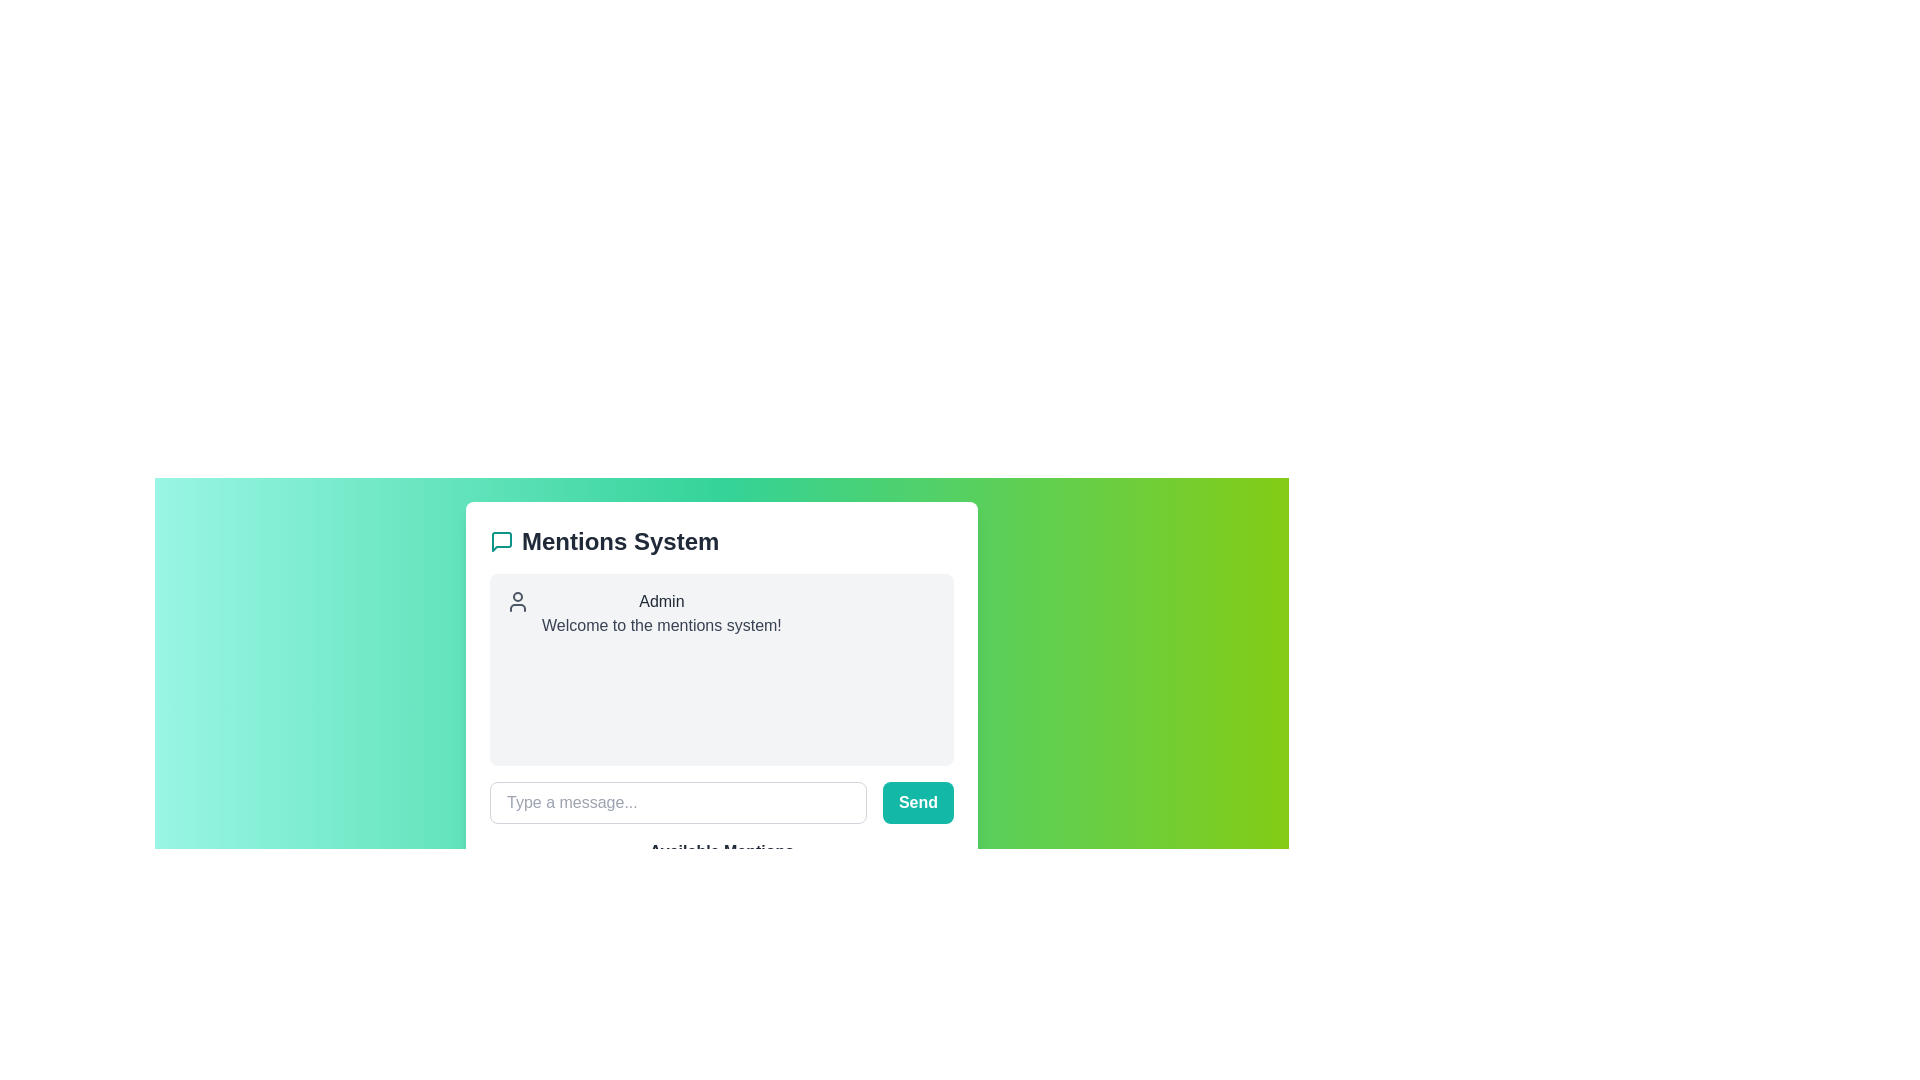 Image resolution: width=1920 pixels, height=1080 pixels. I want to click on the message bubble icon with a teal stroke, located to the left of the 'Mentions System' header and above the main content, so click(502, 542).